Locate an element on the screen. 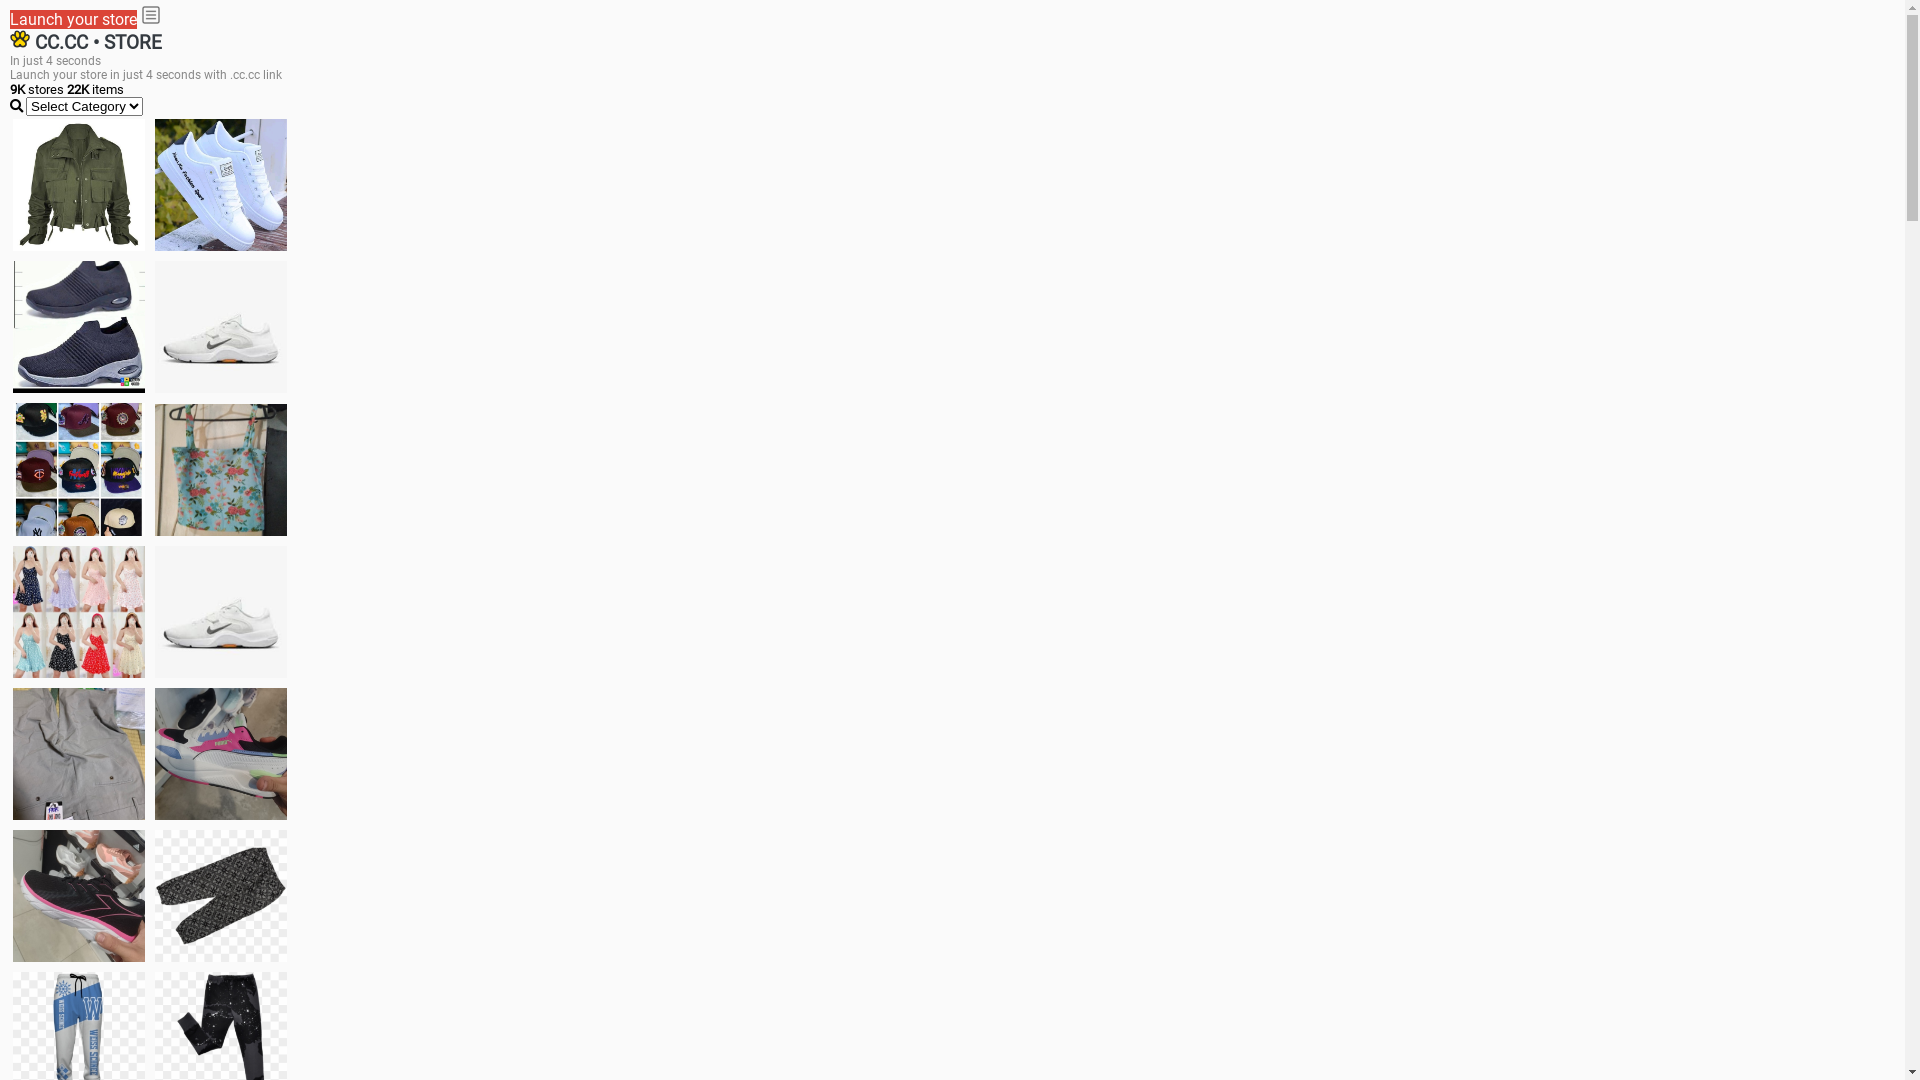 The width and height of the screenshot is (1920, 1080). 'Shoes' is located at coordinates (153, 611).